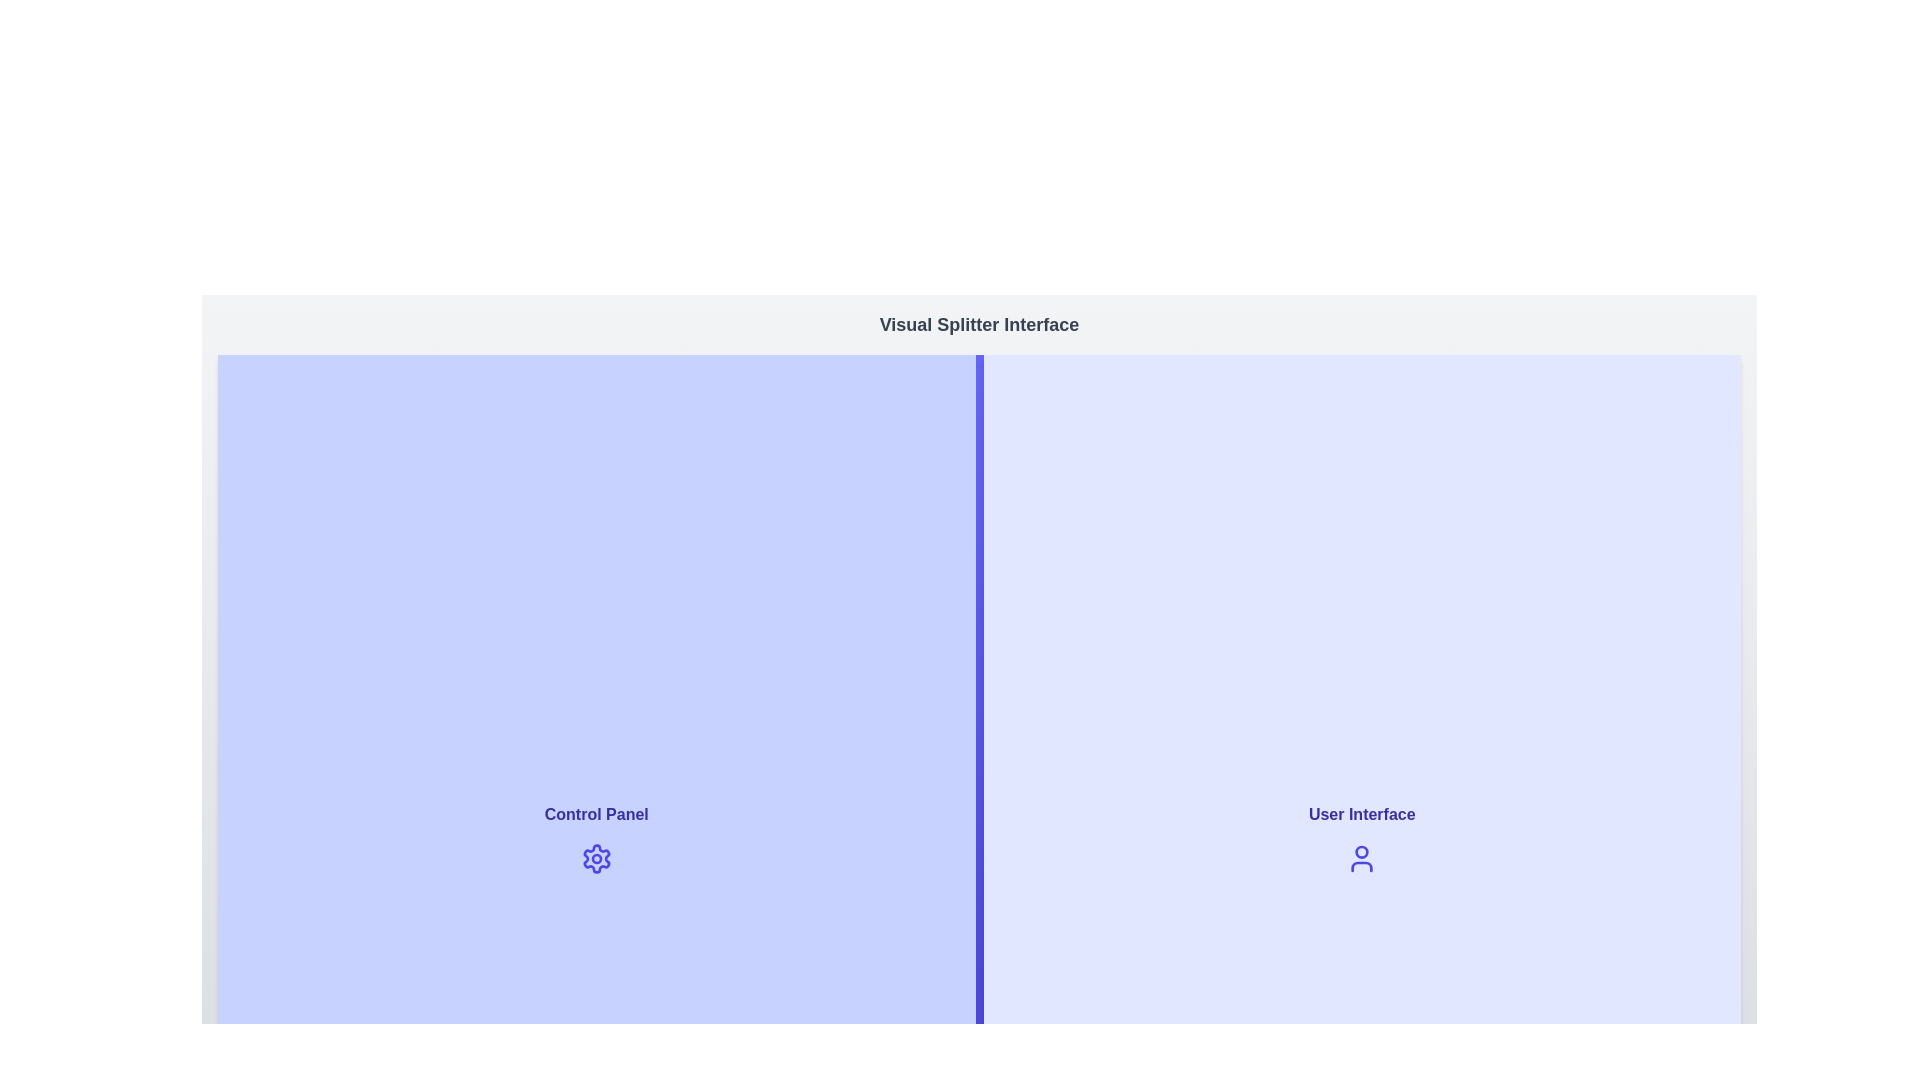 This screenshot has width=1920, height=1080. What do you see at coordinates (1361, 858) in the screenshot?
I see `the user icon, which is a vivid indigo circular figure located below the 'User Interface' text` at bounding box center [1361, 858].